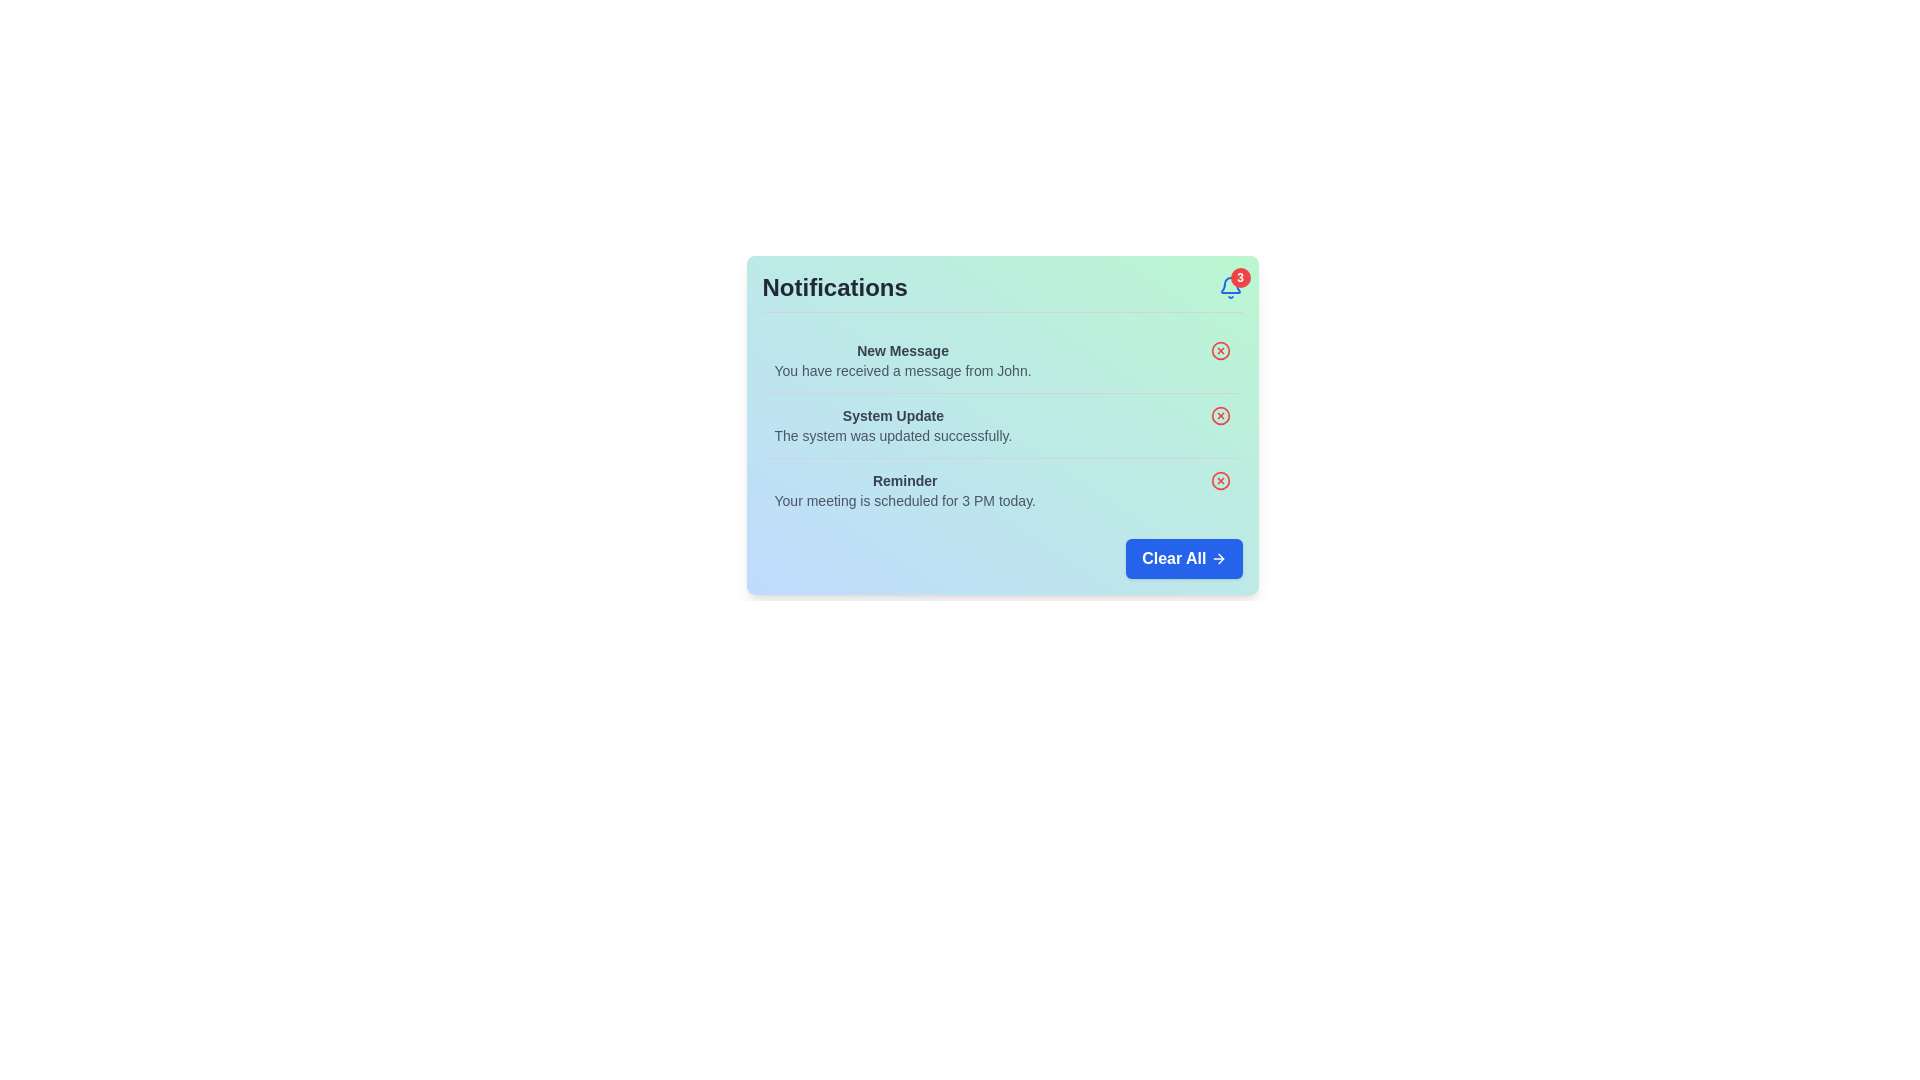  I want to click on the 'Clear All' button, which is a rectangular button with rounded corners, styled in blue with white bold text and an arrow icon, located at the bottom-right corner of the notification box, so click(1184, 559).